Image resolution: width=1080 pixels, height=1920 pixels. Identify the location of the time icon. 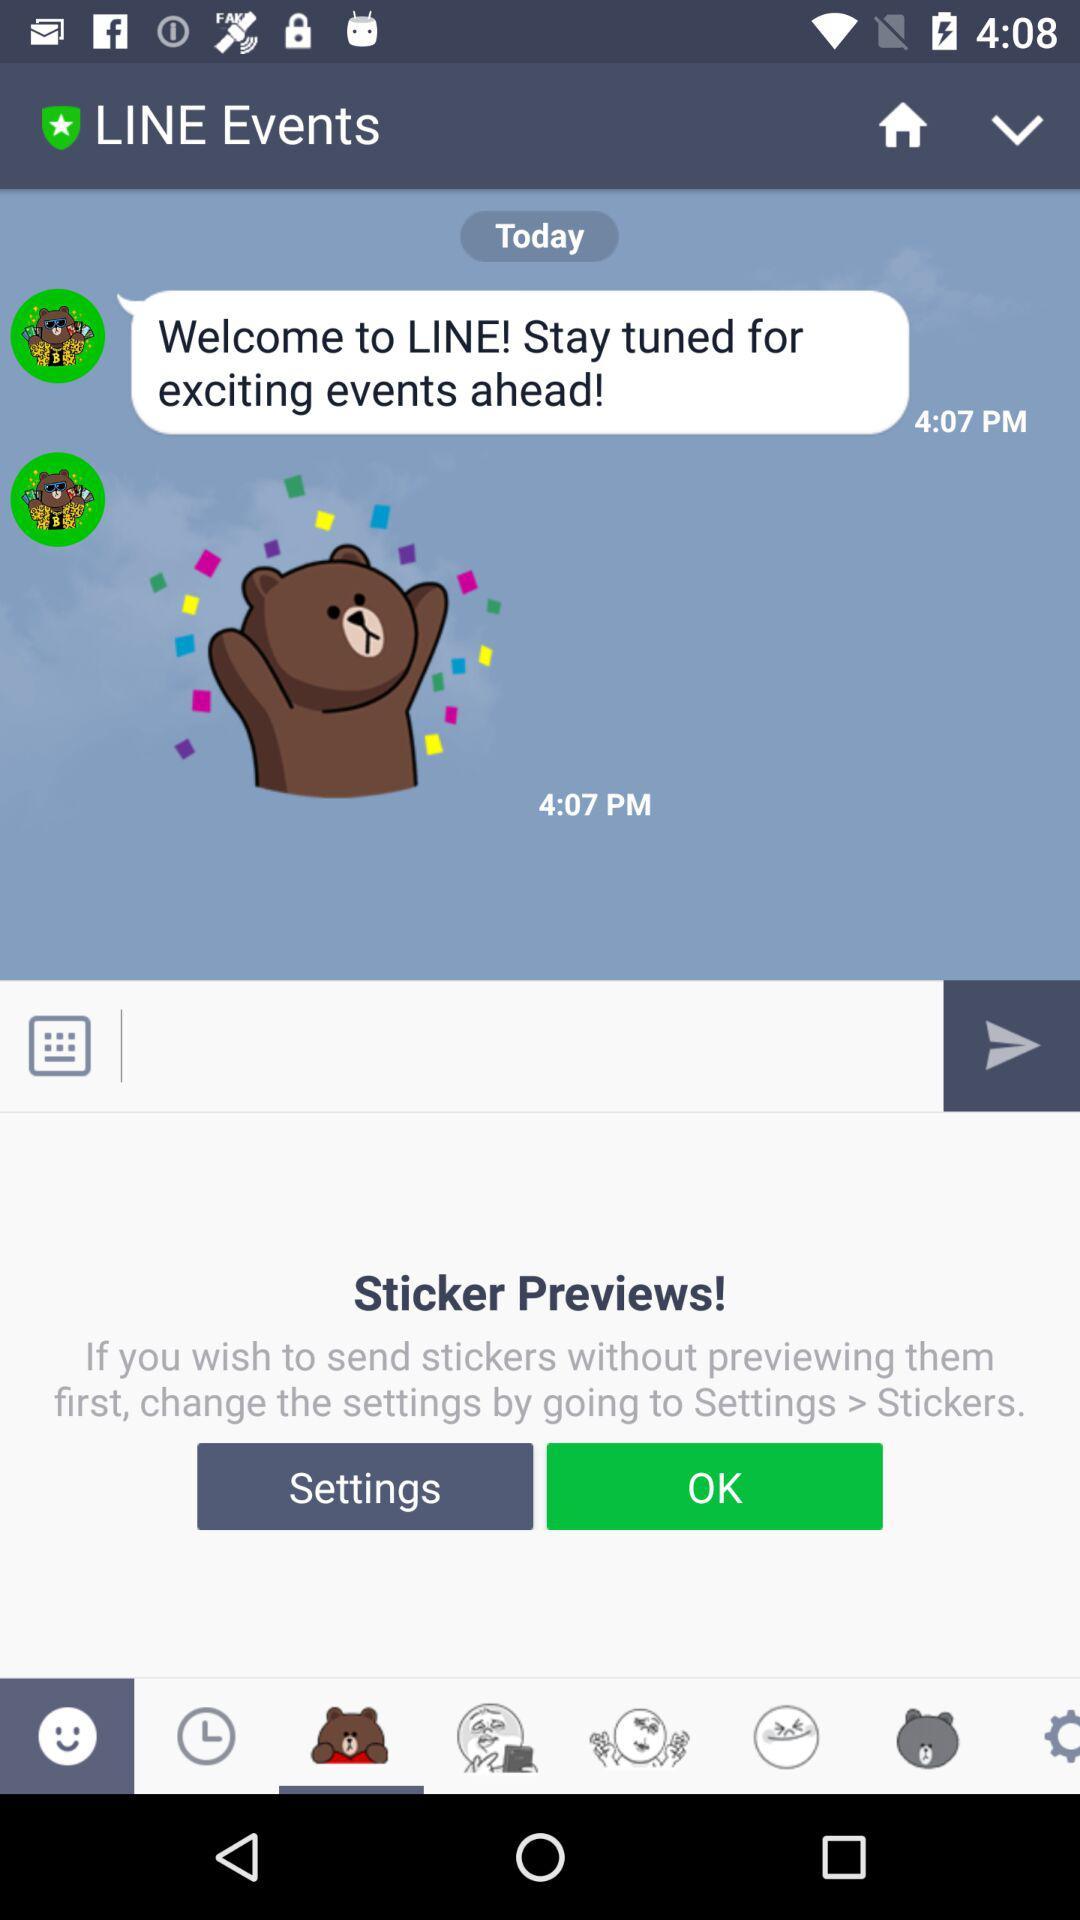
(206, 1735).